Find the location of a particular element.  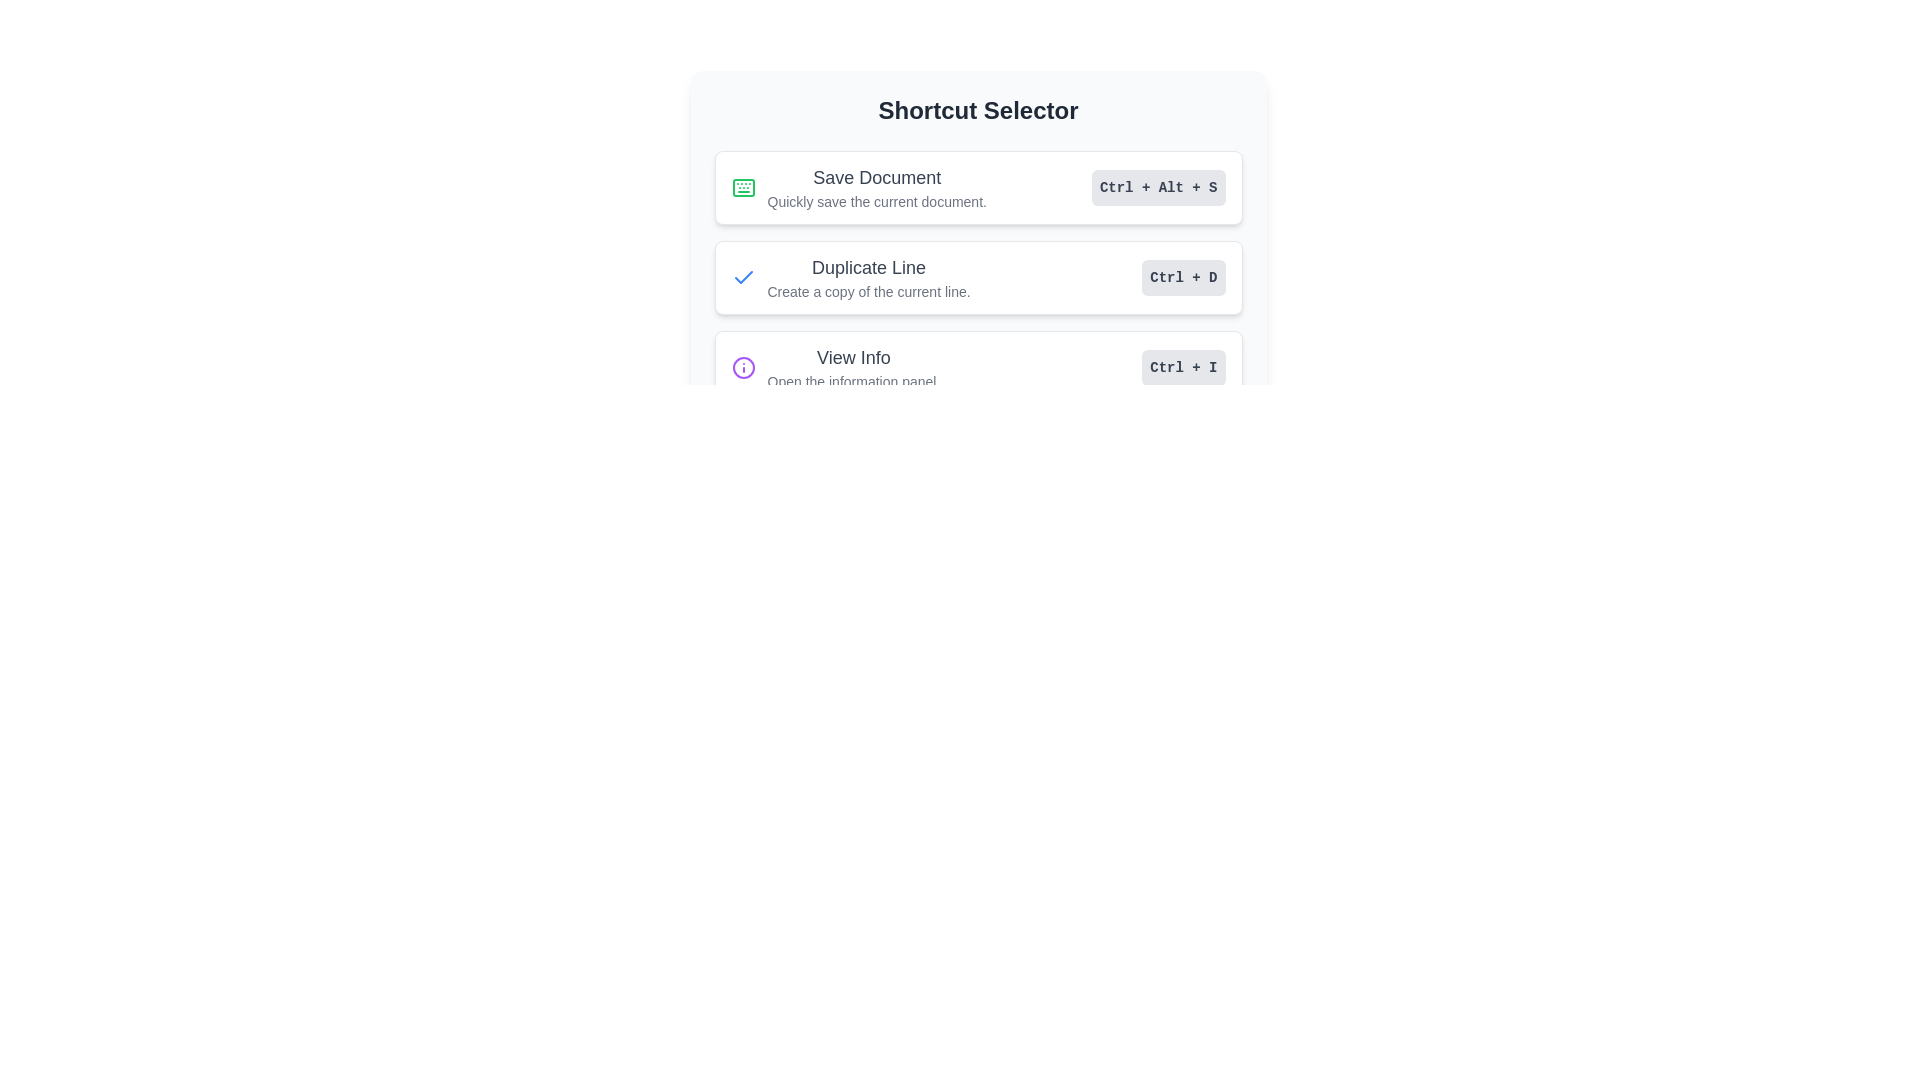

the second Card component in the vertically stacked list of shortcut options is located at coordinates (978, 249).